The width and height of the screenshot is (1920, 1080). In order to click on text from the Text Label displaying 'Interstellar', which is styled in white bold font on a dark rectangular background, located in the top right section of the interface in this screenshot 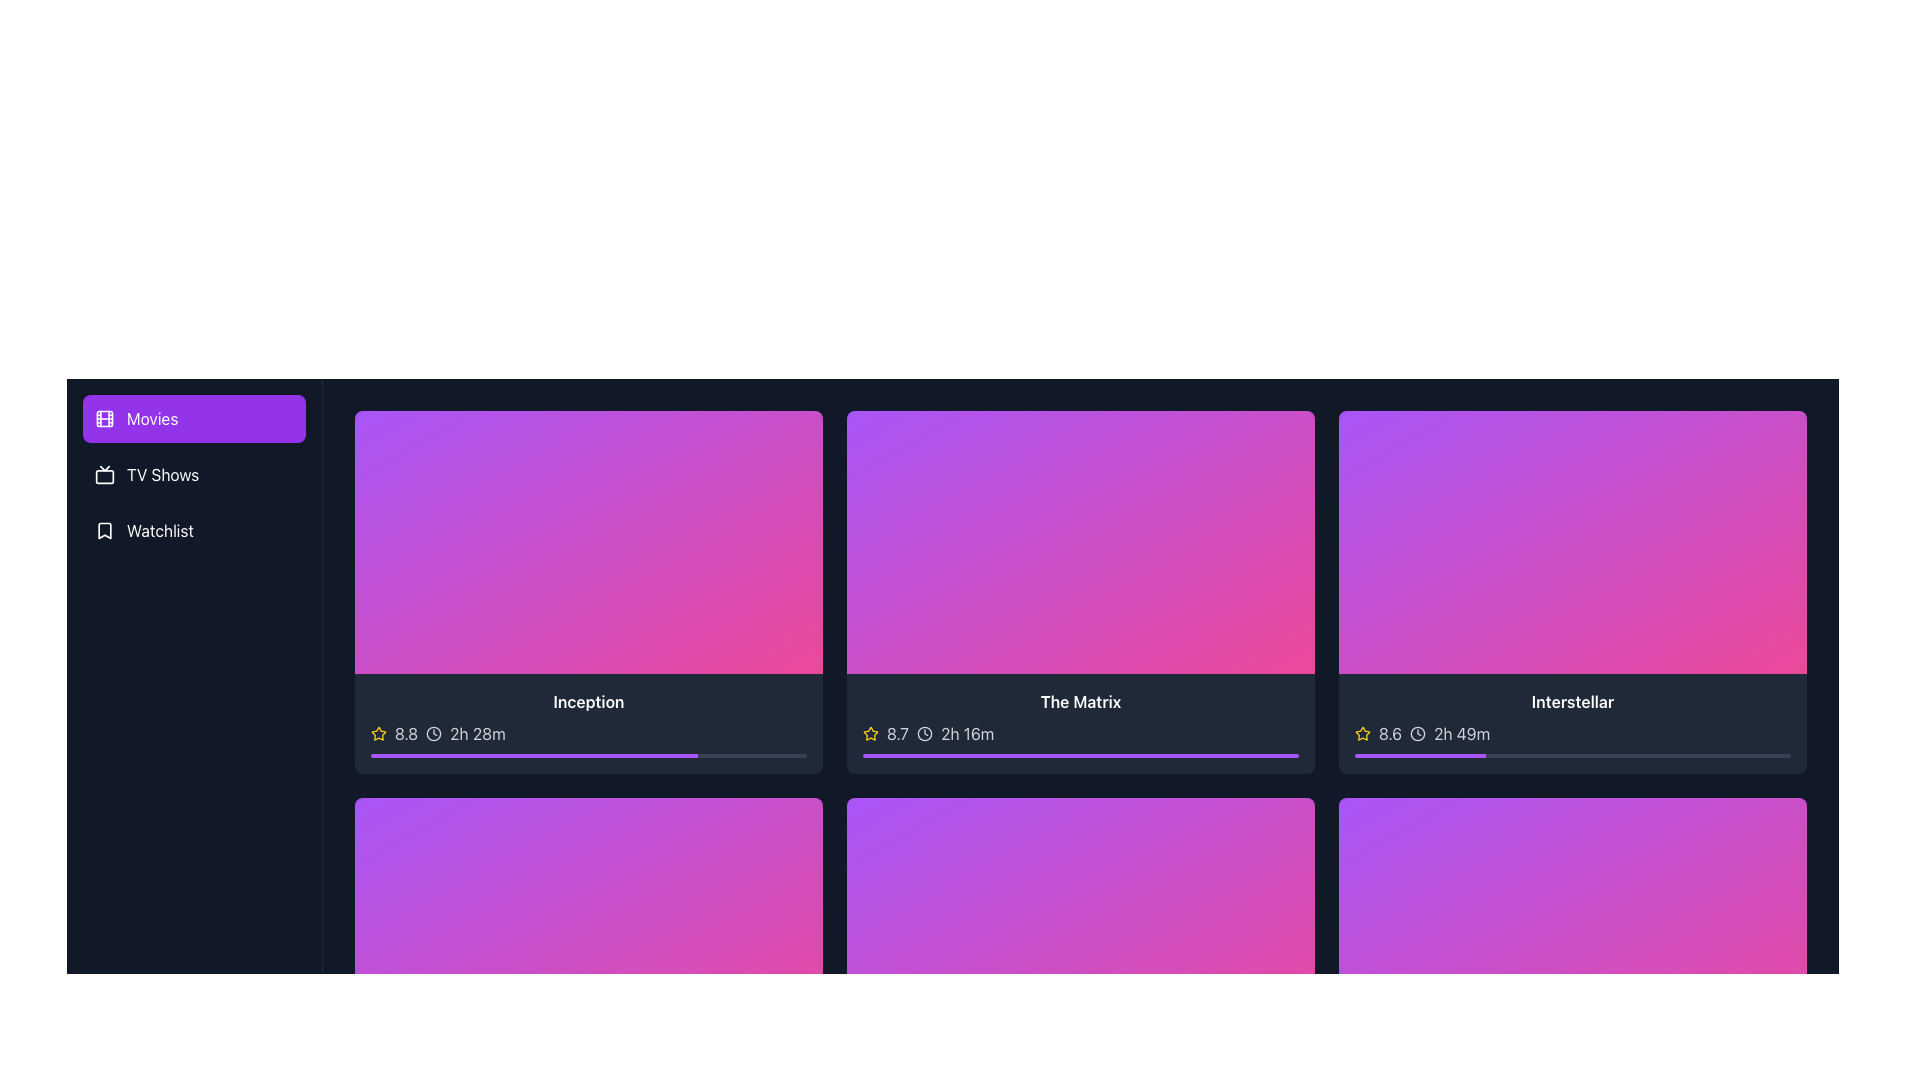, I will do `click(1572, 701)`.